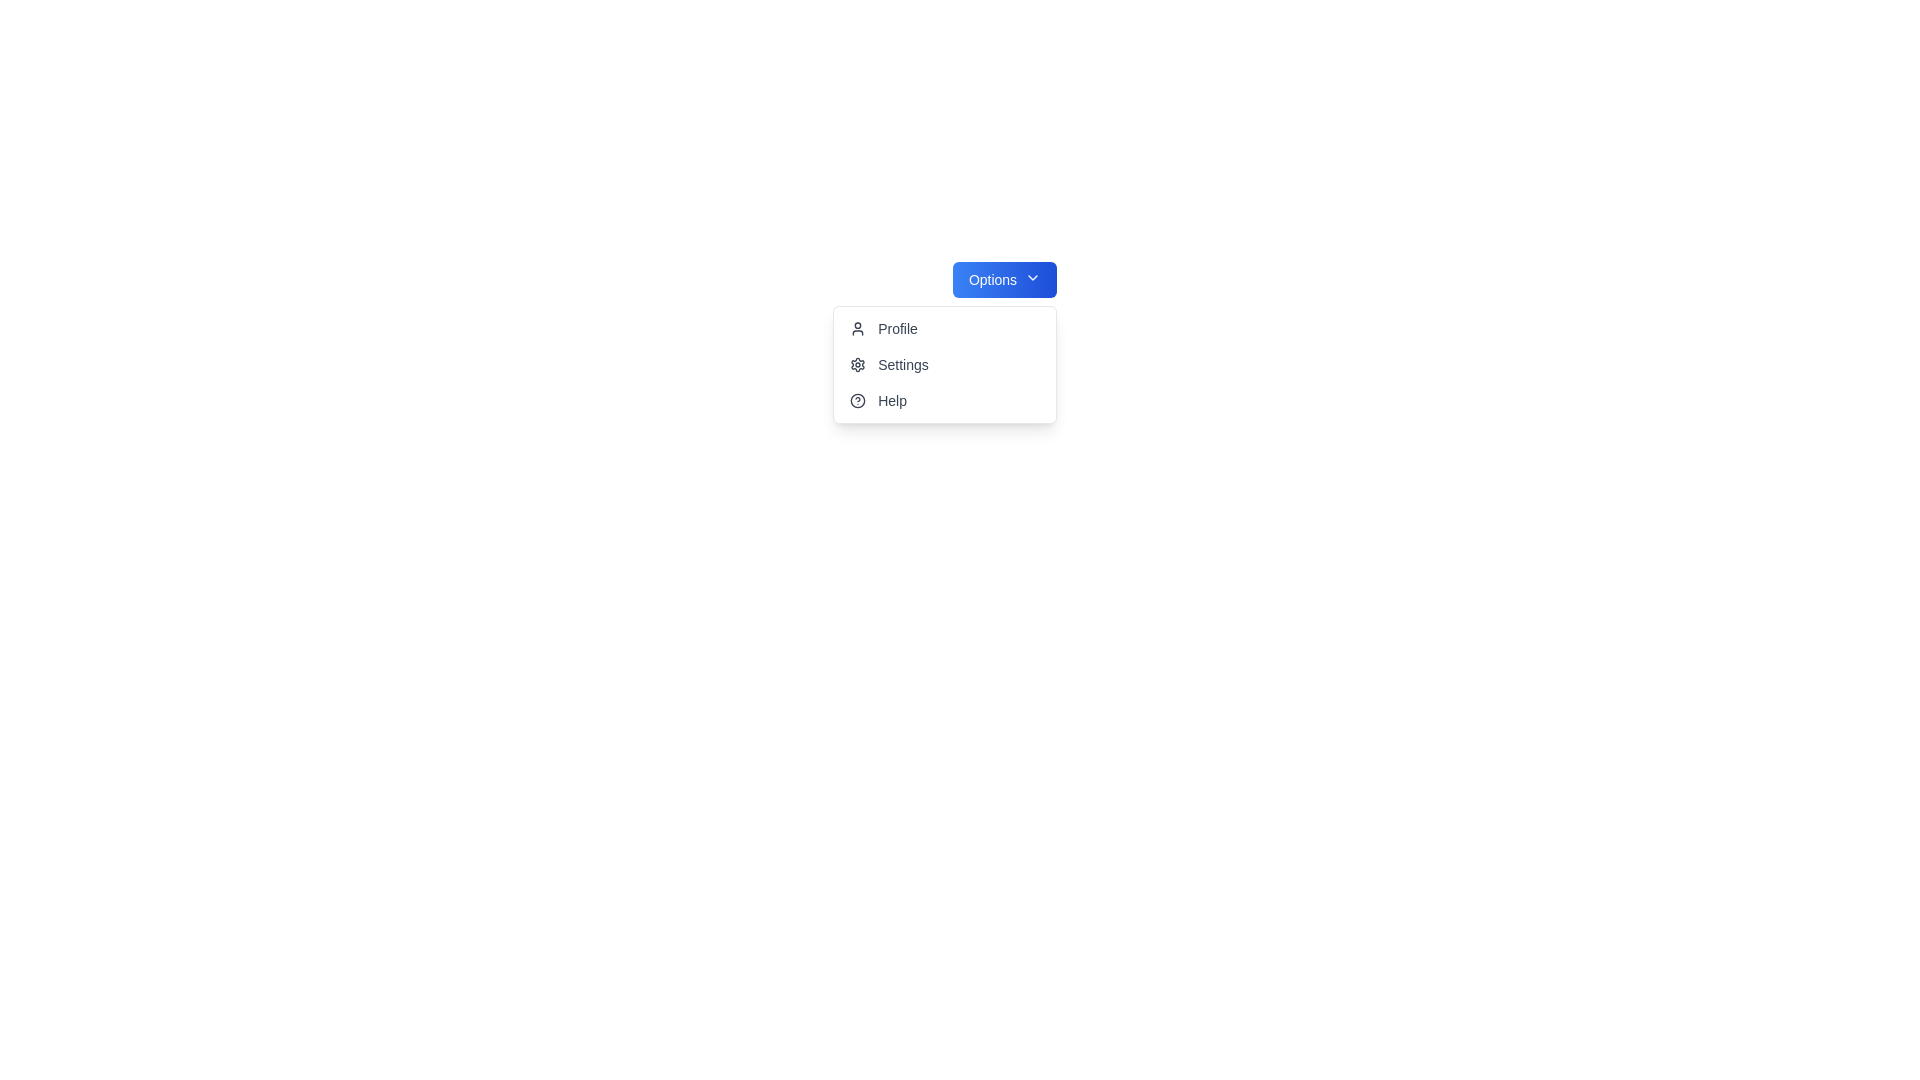 The width and height of the screenshot is (1920, 1080). What do you see at coordinates (858, 365) in the screenshot?
I see `the settings icon in the dropdown menu located below the 'Options' button, which is the second icon from the top` at bounding box center [858, 365].